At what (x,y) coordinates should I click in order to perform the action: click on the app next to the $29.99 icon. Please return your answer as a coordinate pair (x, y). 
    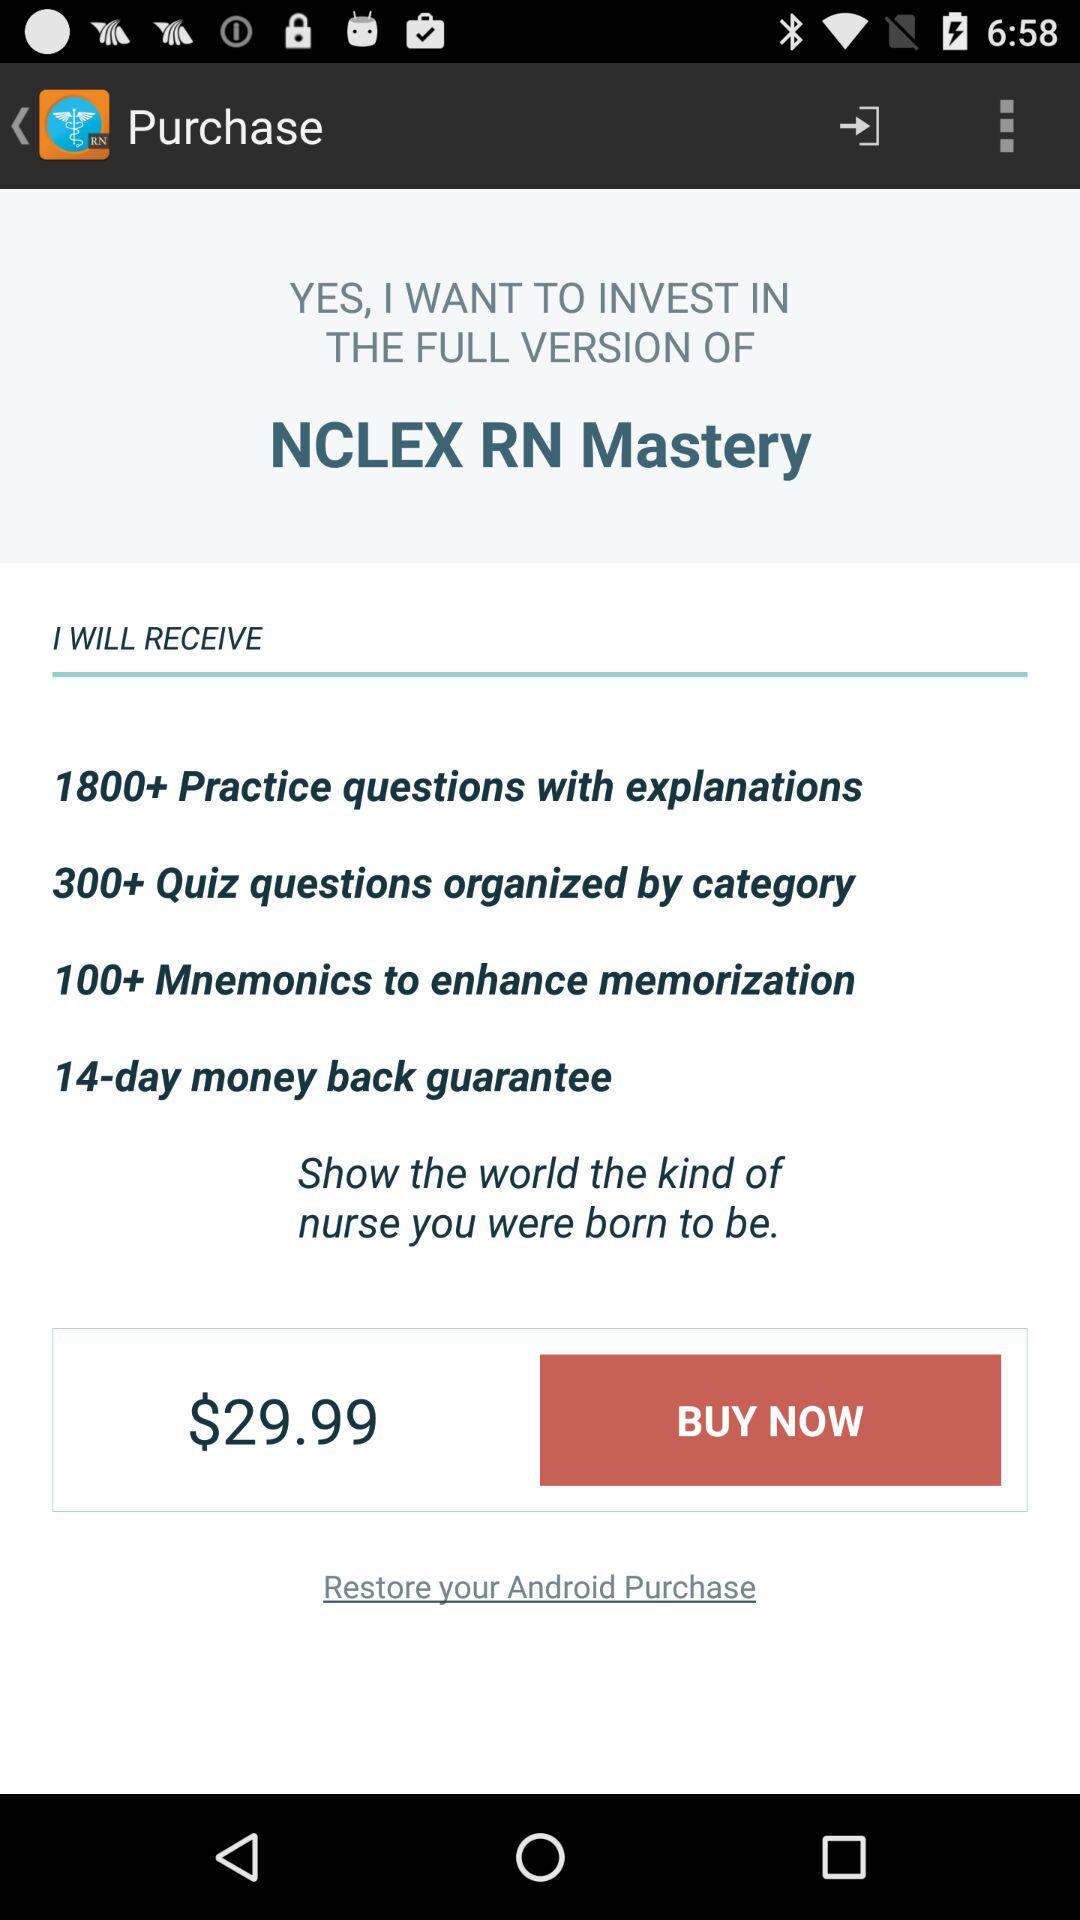
    Looking at the image, I should click on (769, 1419).